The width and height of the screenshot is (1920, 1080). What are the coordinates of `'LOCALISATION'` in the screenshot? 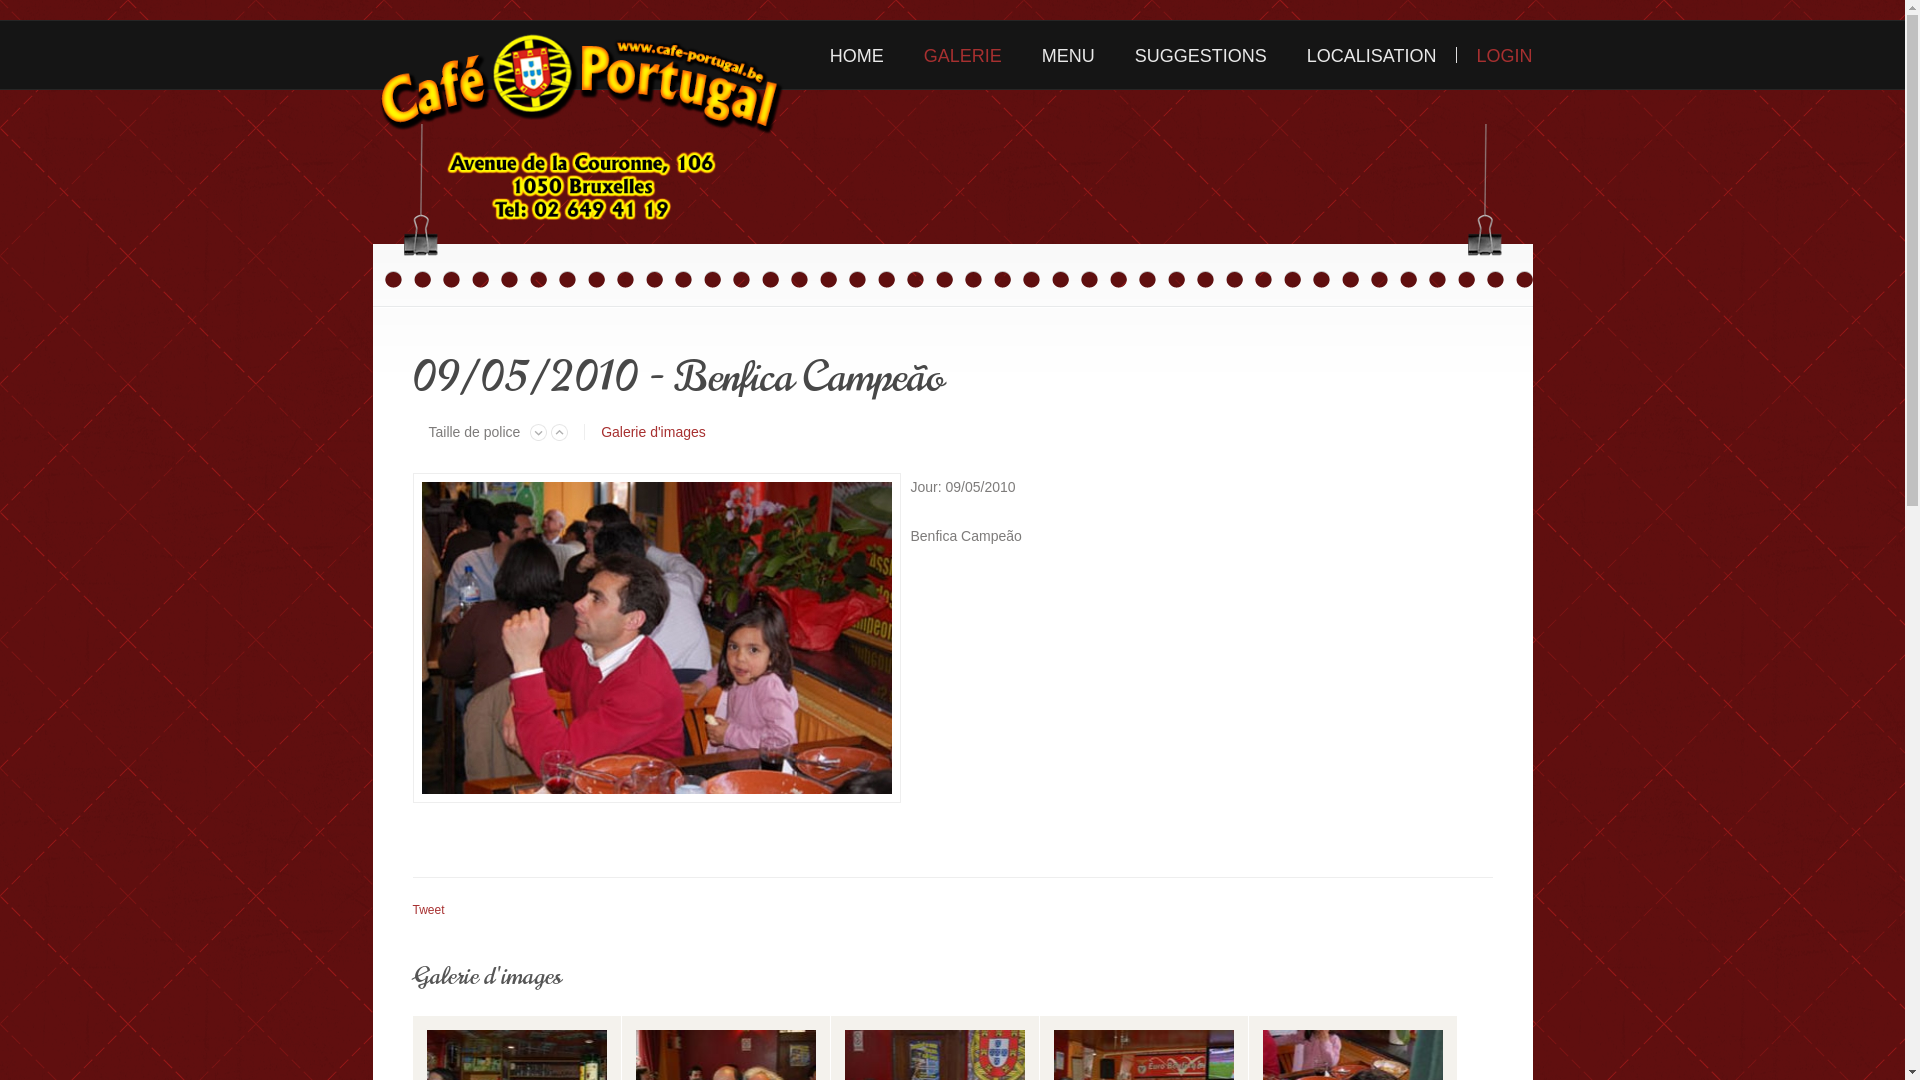 It's located at (1371, 53).